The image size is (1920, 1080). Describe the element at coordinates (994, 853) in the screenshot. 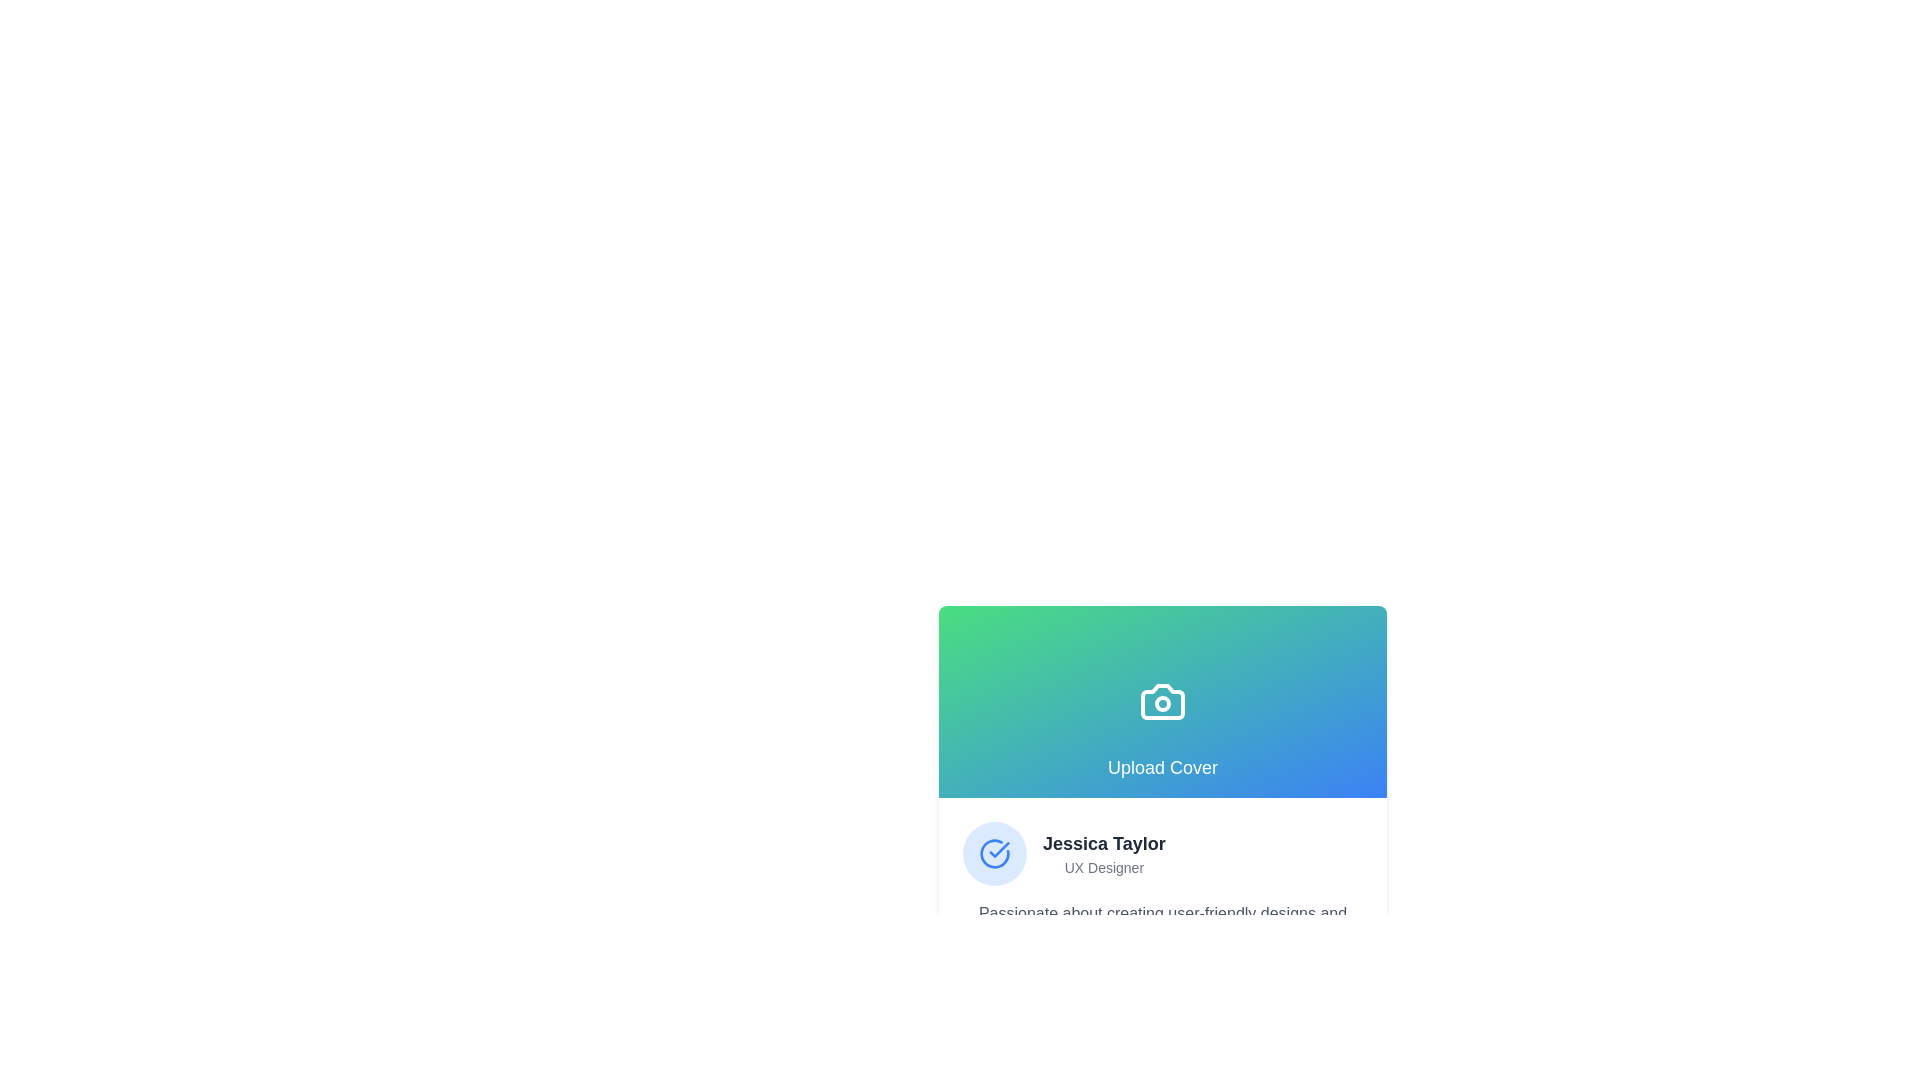

I see `the circular icon resembling part of a checkmark symbol, which is located in a blue circle background right before the text 'Jessica Taylor UX Designer'` at that location.